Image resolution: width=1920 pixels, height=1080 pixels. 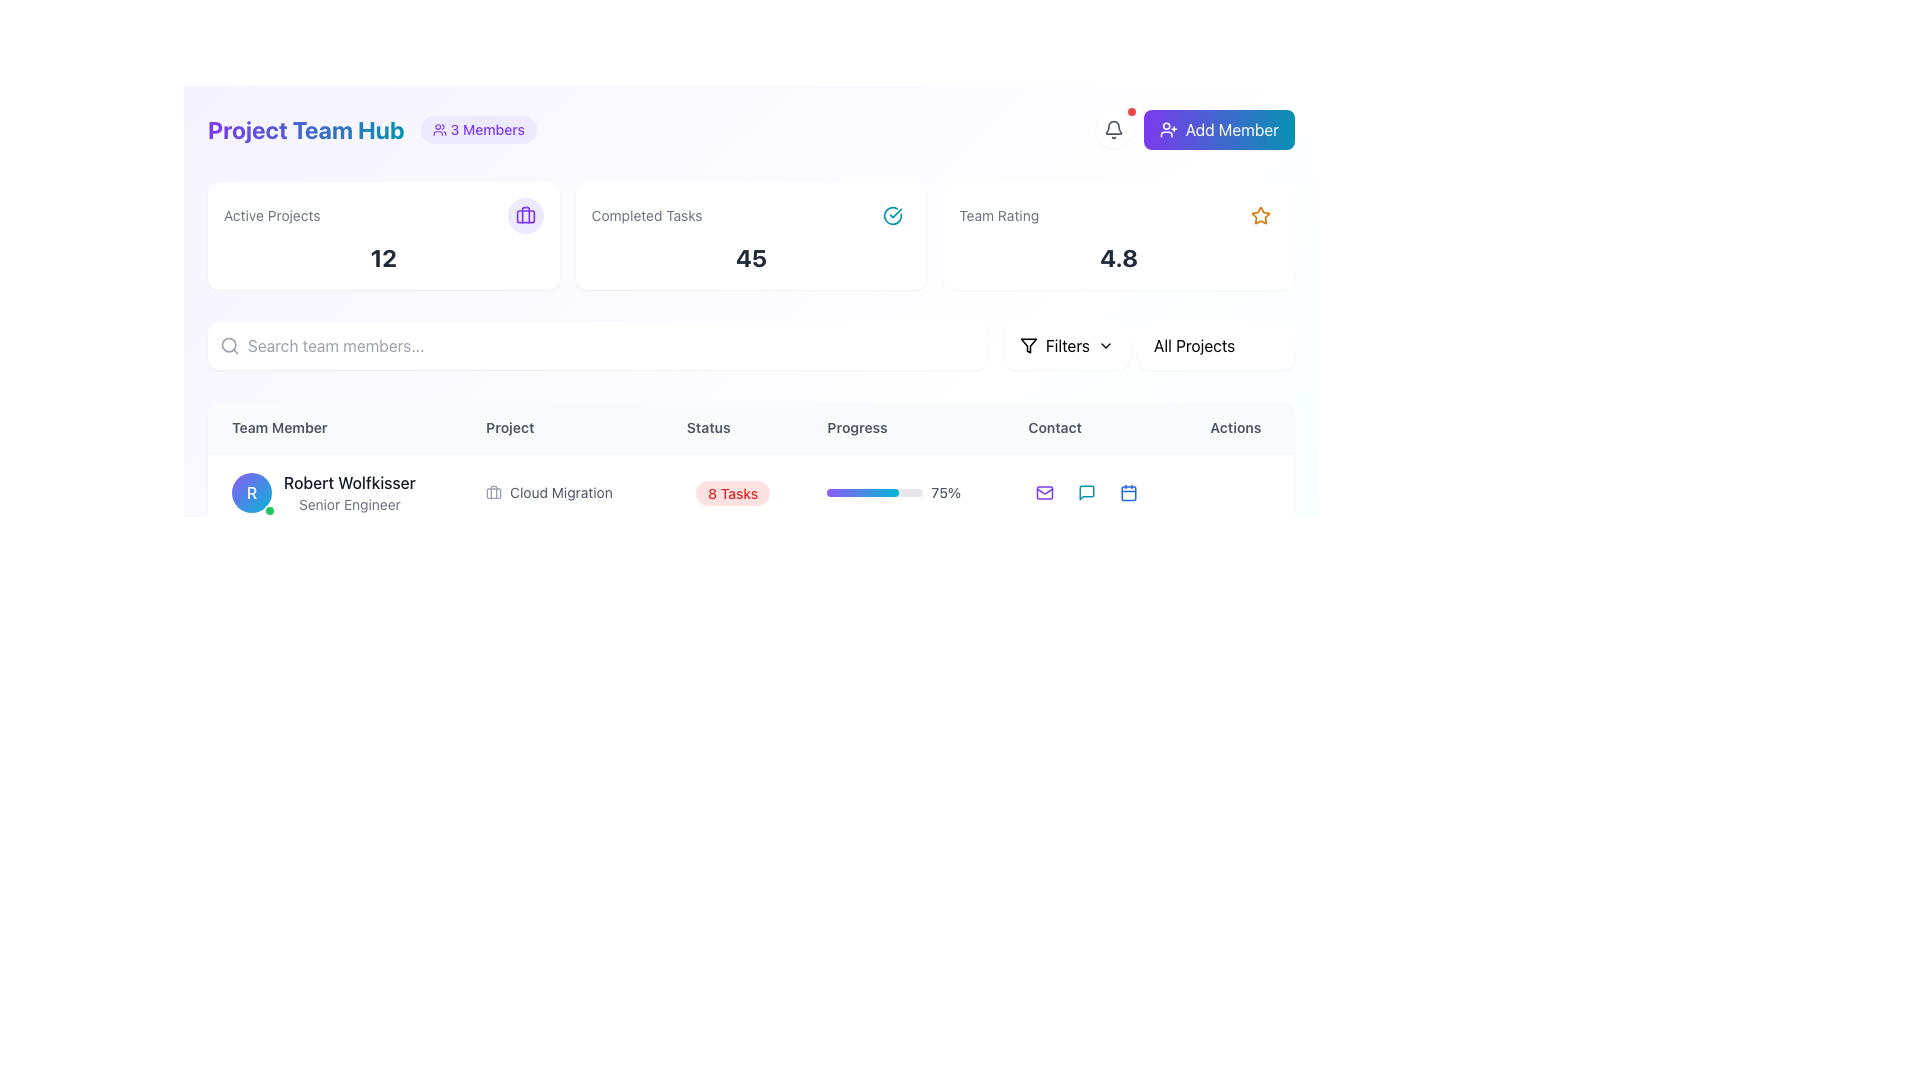 What do you see at coordinates (349, 504) in the screenshot?
I see `the text label conveying the job title of the individual listed below 'Robert Wolfkisser' in the 'Team Member' column` at bounding box center [349, 504].